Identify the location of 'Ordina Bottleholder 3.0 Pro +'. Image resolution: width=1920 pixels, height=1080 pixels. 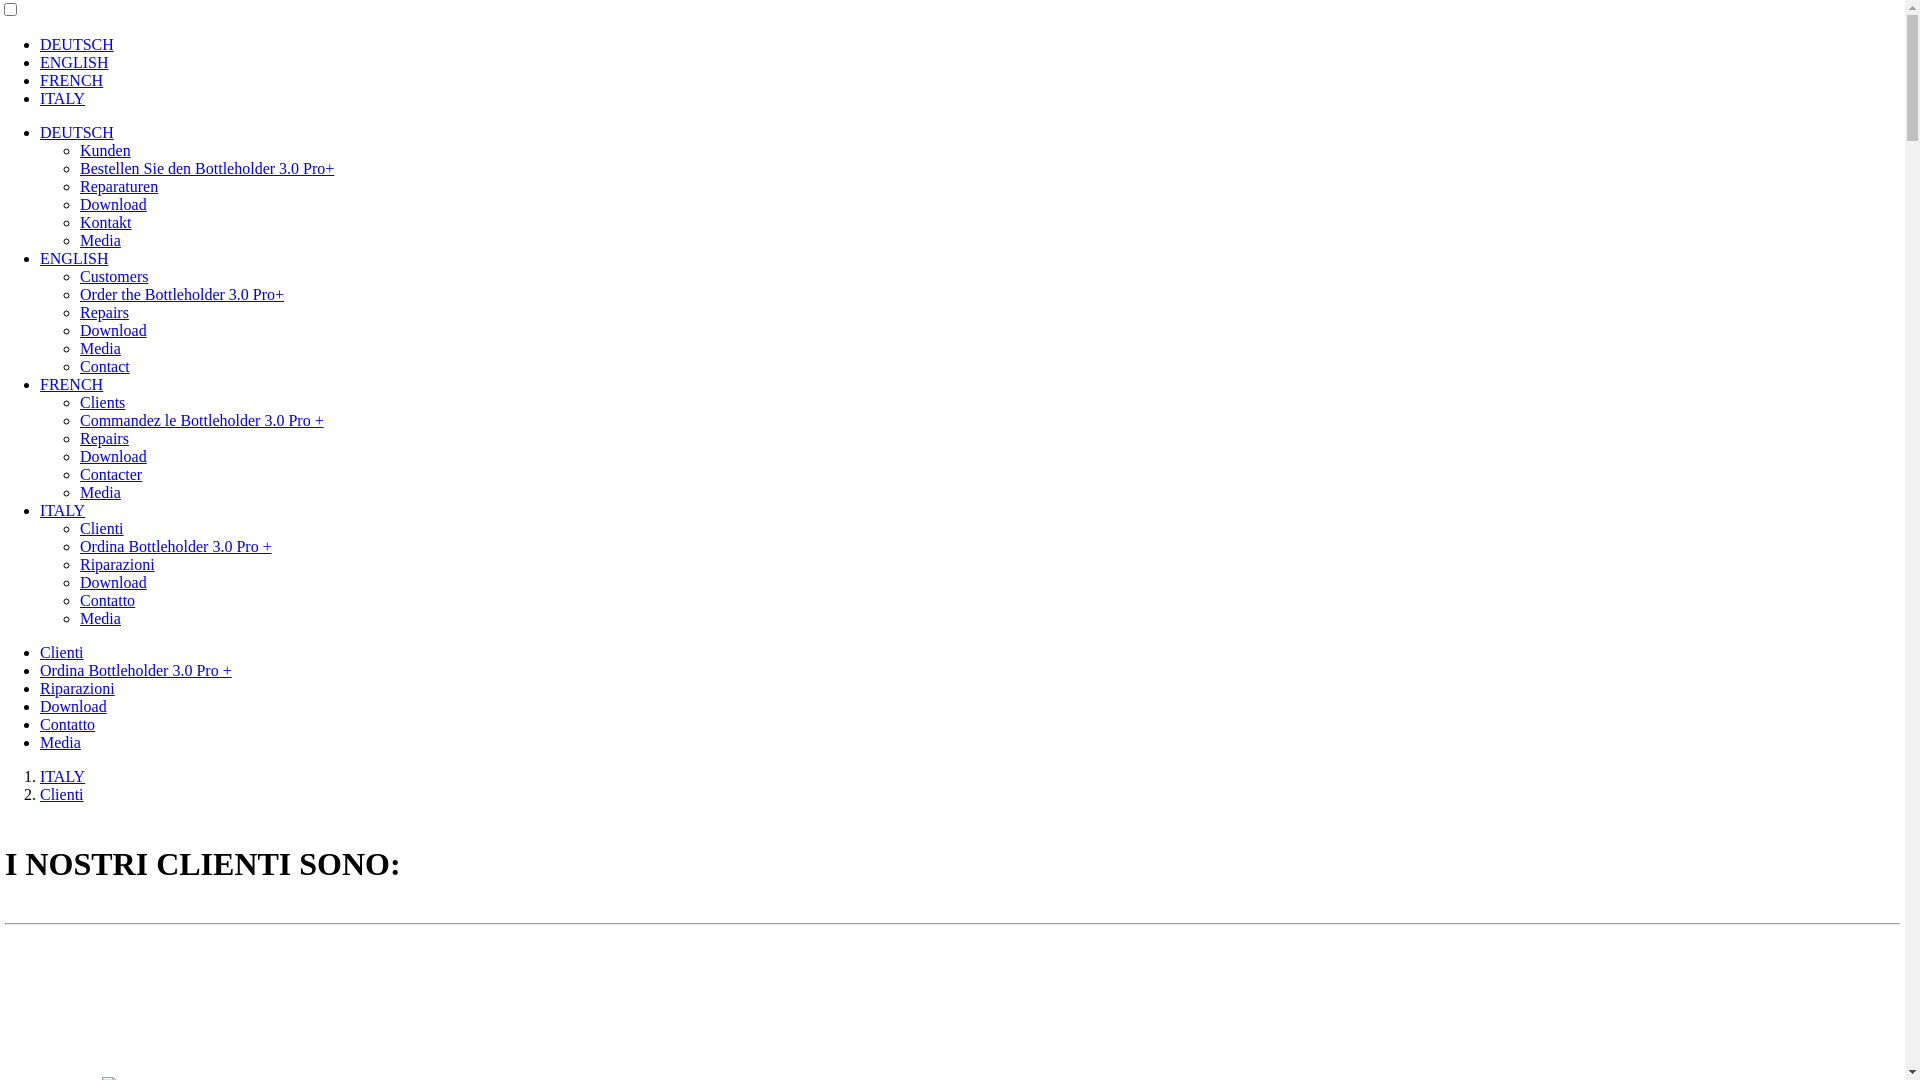
(134, 670).